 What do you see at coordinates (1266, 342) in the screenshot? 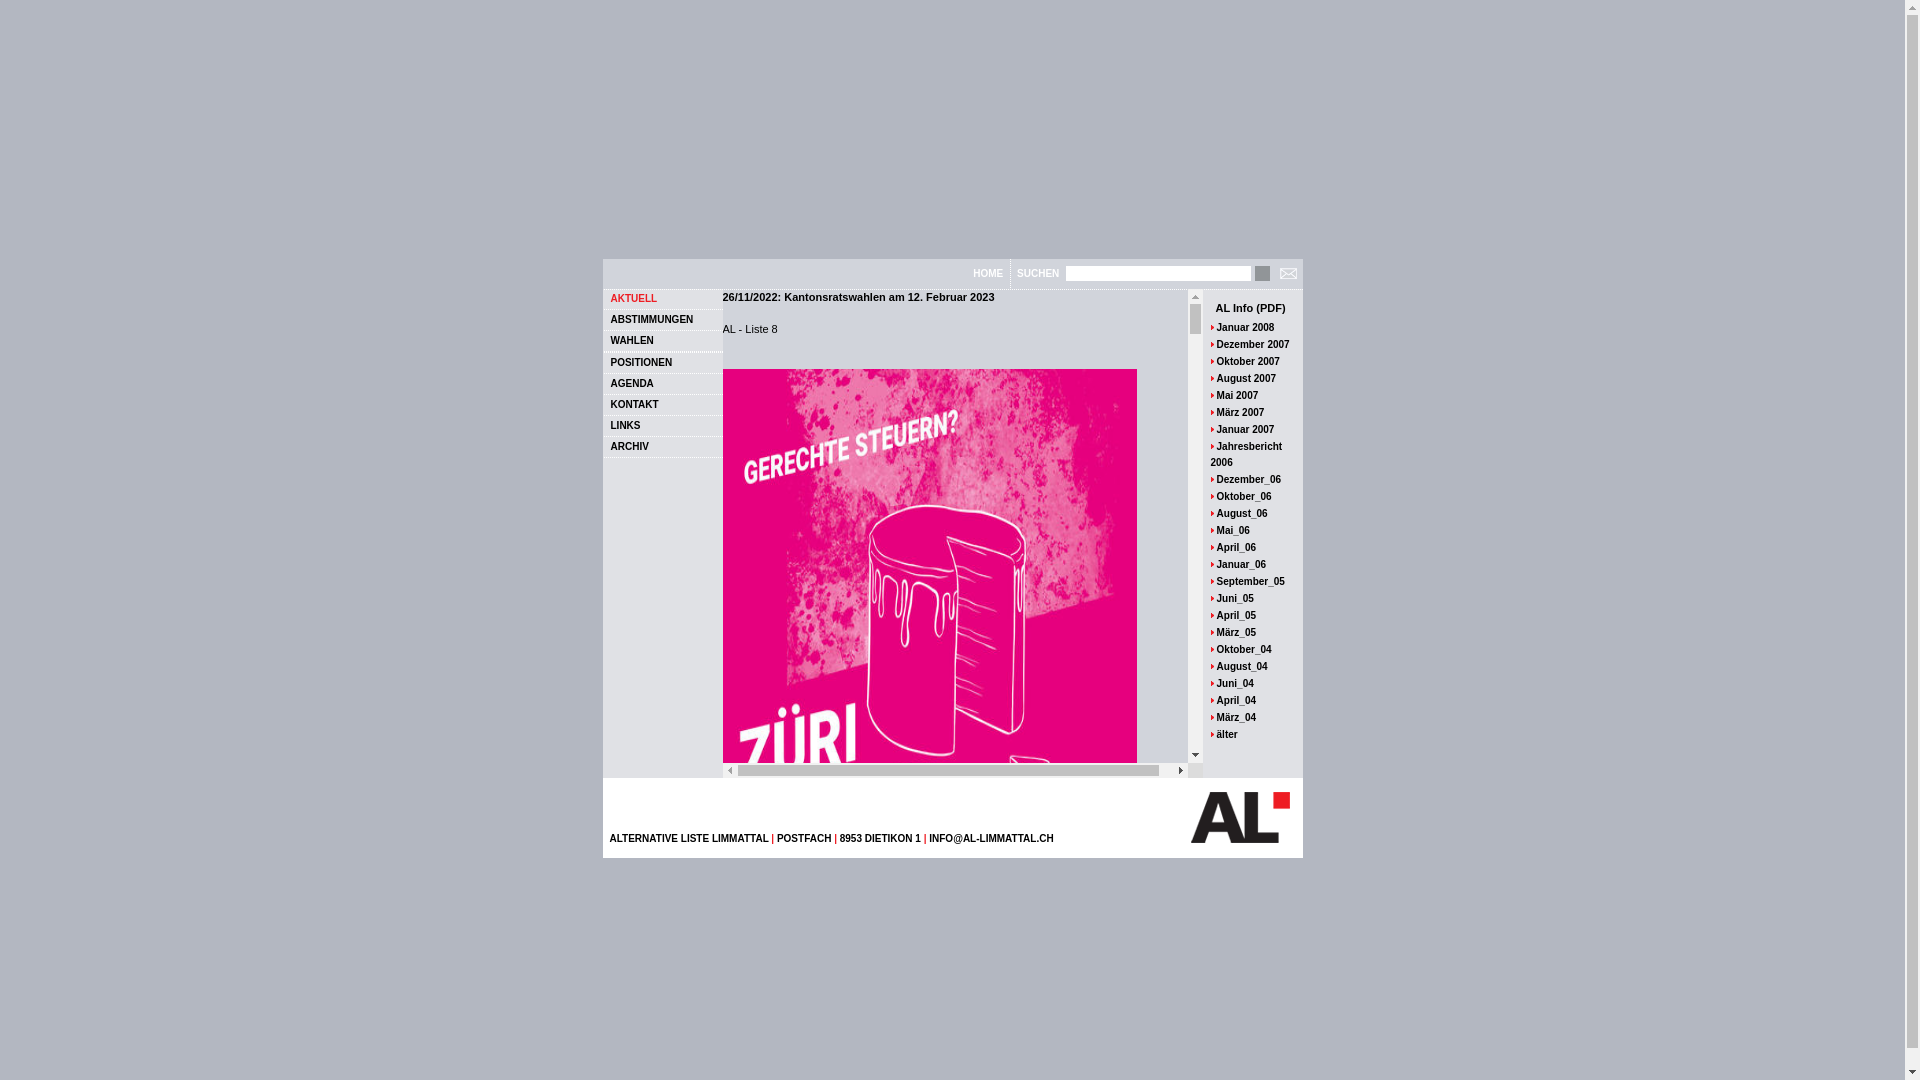
I see `'2007'` at bounding box center [1266, 342].